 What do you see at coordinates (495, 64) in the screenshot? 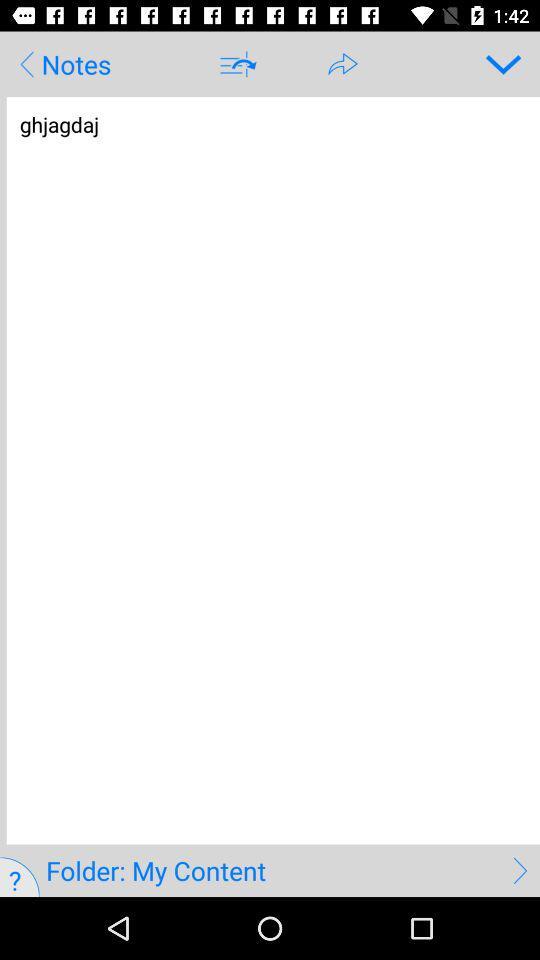
I see `the expand_more icon` at bounding box center [495, 64].